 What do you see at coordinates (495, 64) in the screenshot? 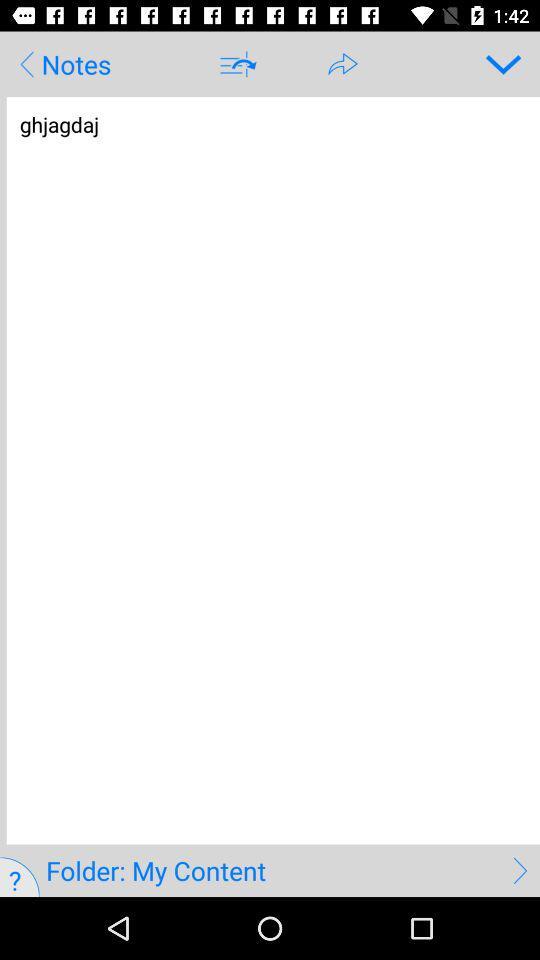
I see `the expand_more icon` at bounding box center [495, 64].